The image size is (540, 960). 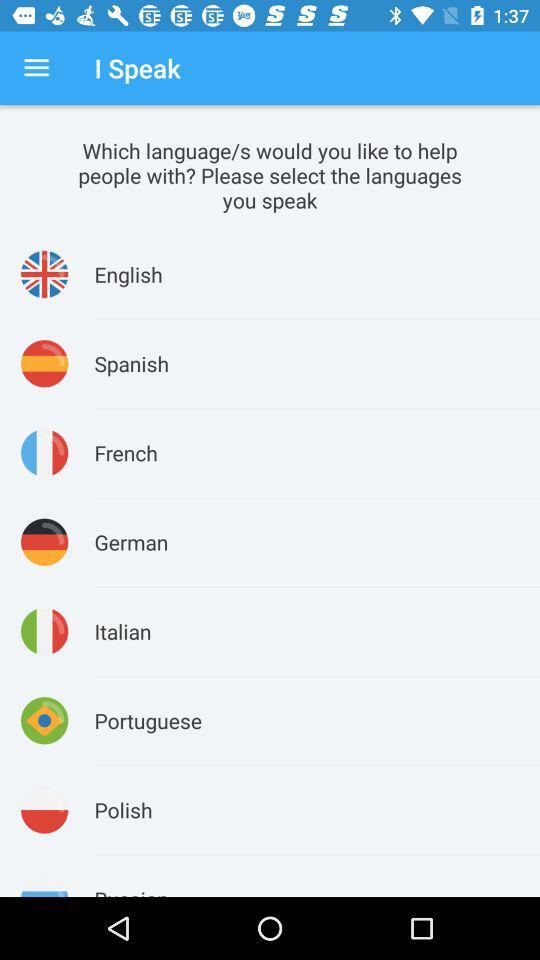 What do you see at coordinates (36, 68) in the screenshot?
I see `item above which language s` at bounding box center [36, 68].